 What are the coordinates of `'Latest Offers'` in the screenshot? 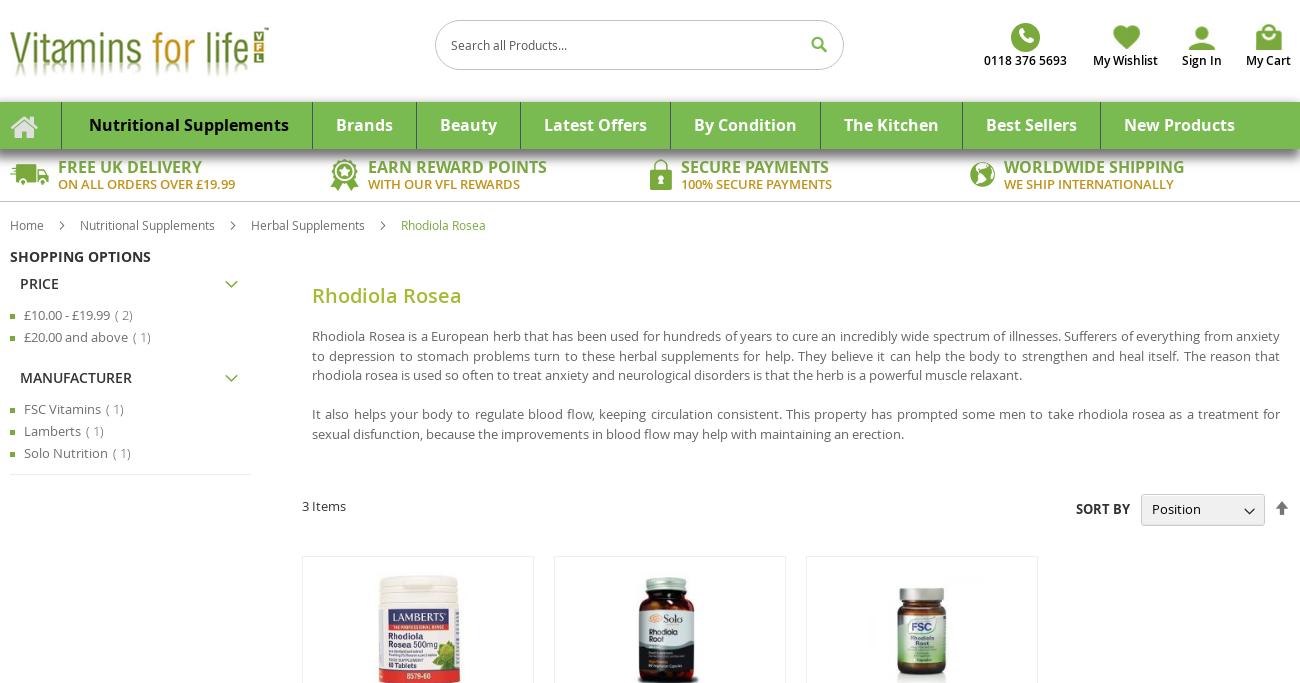 It's located at (543, 124).